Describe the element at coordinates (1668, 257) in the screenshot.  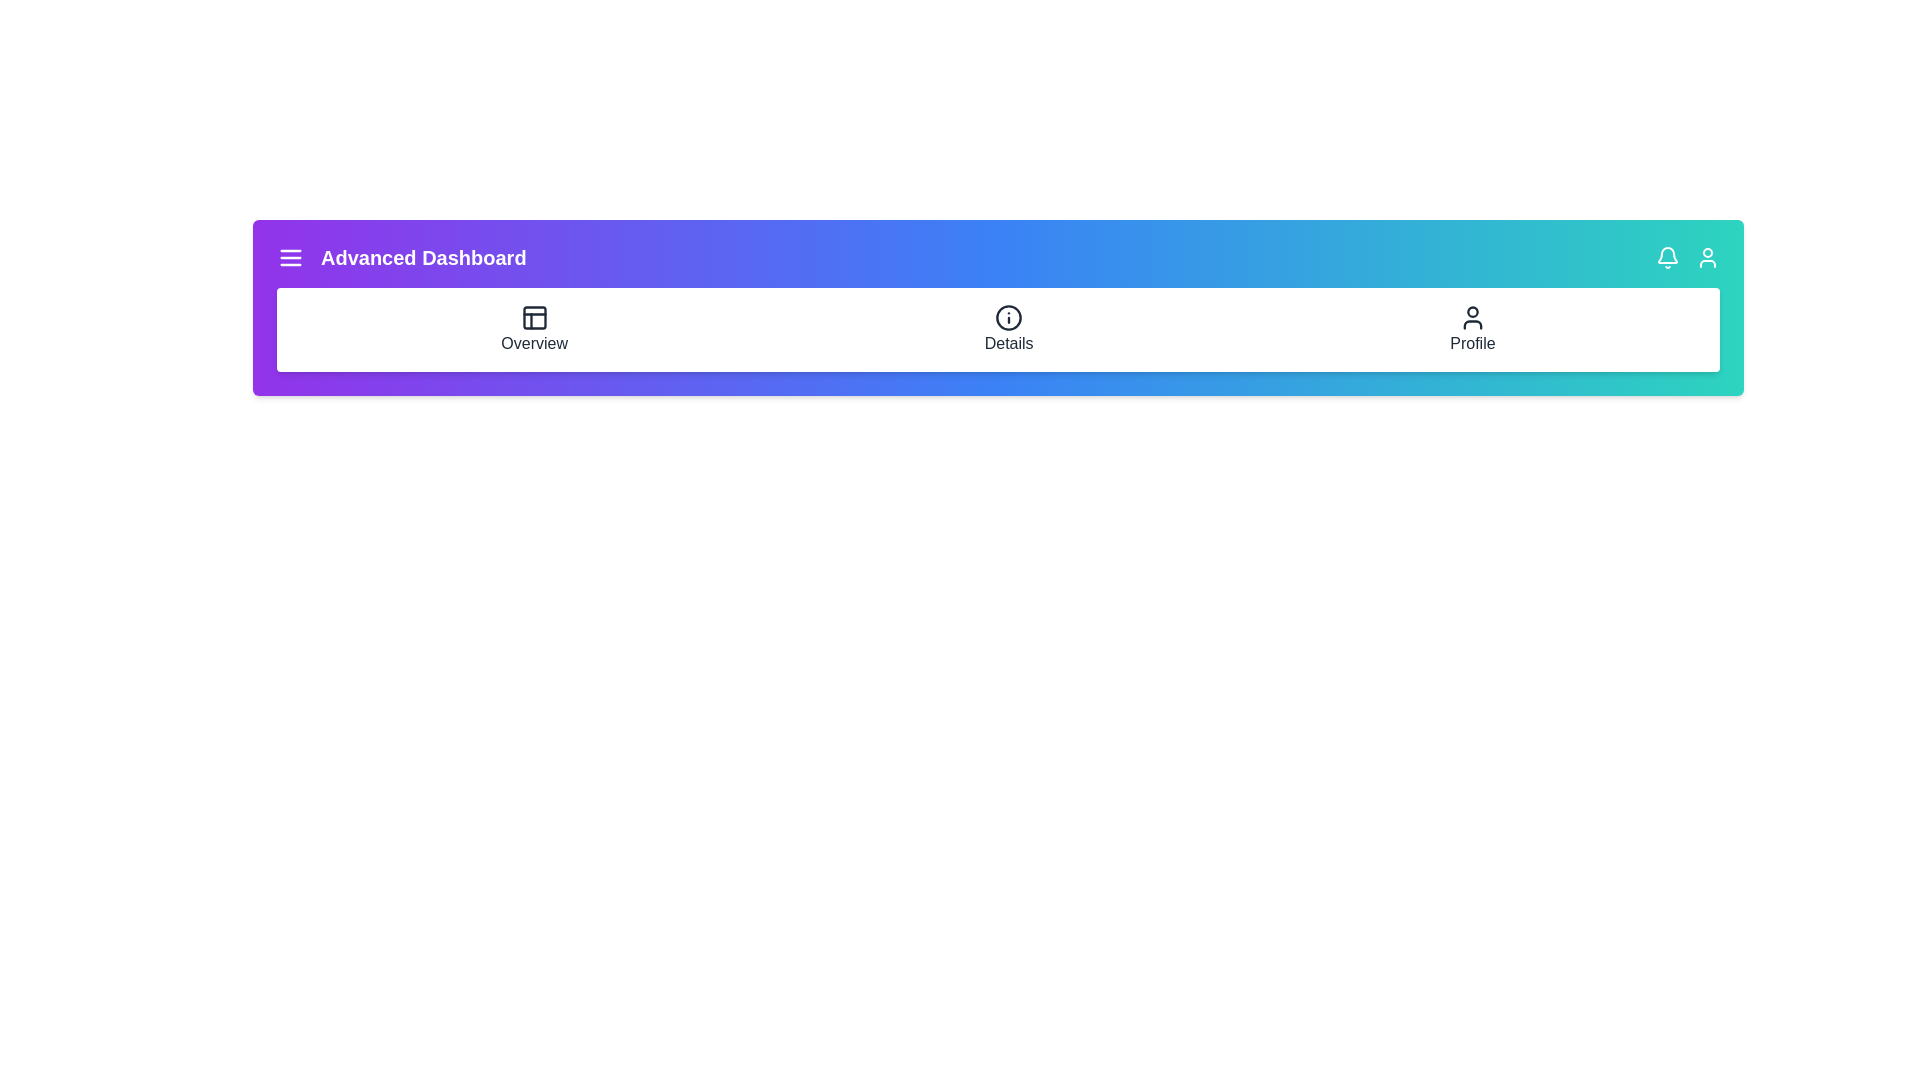
I see `the bell icon to view notifications` at that location.